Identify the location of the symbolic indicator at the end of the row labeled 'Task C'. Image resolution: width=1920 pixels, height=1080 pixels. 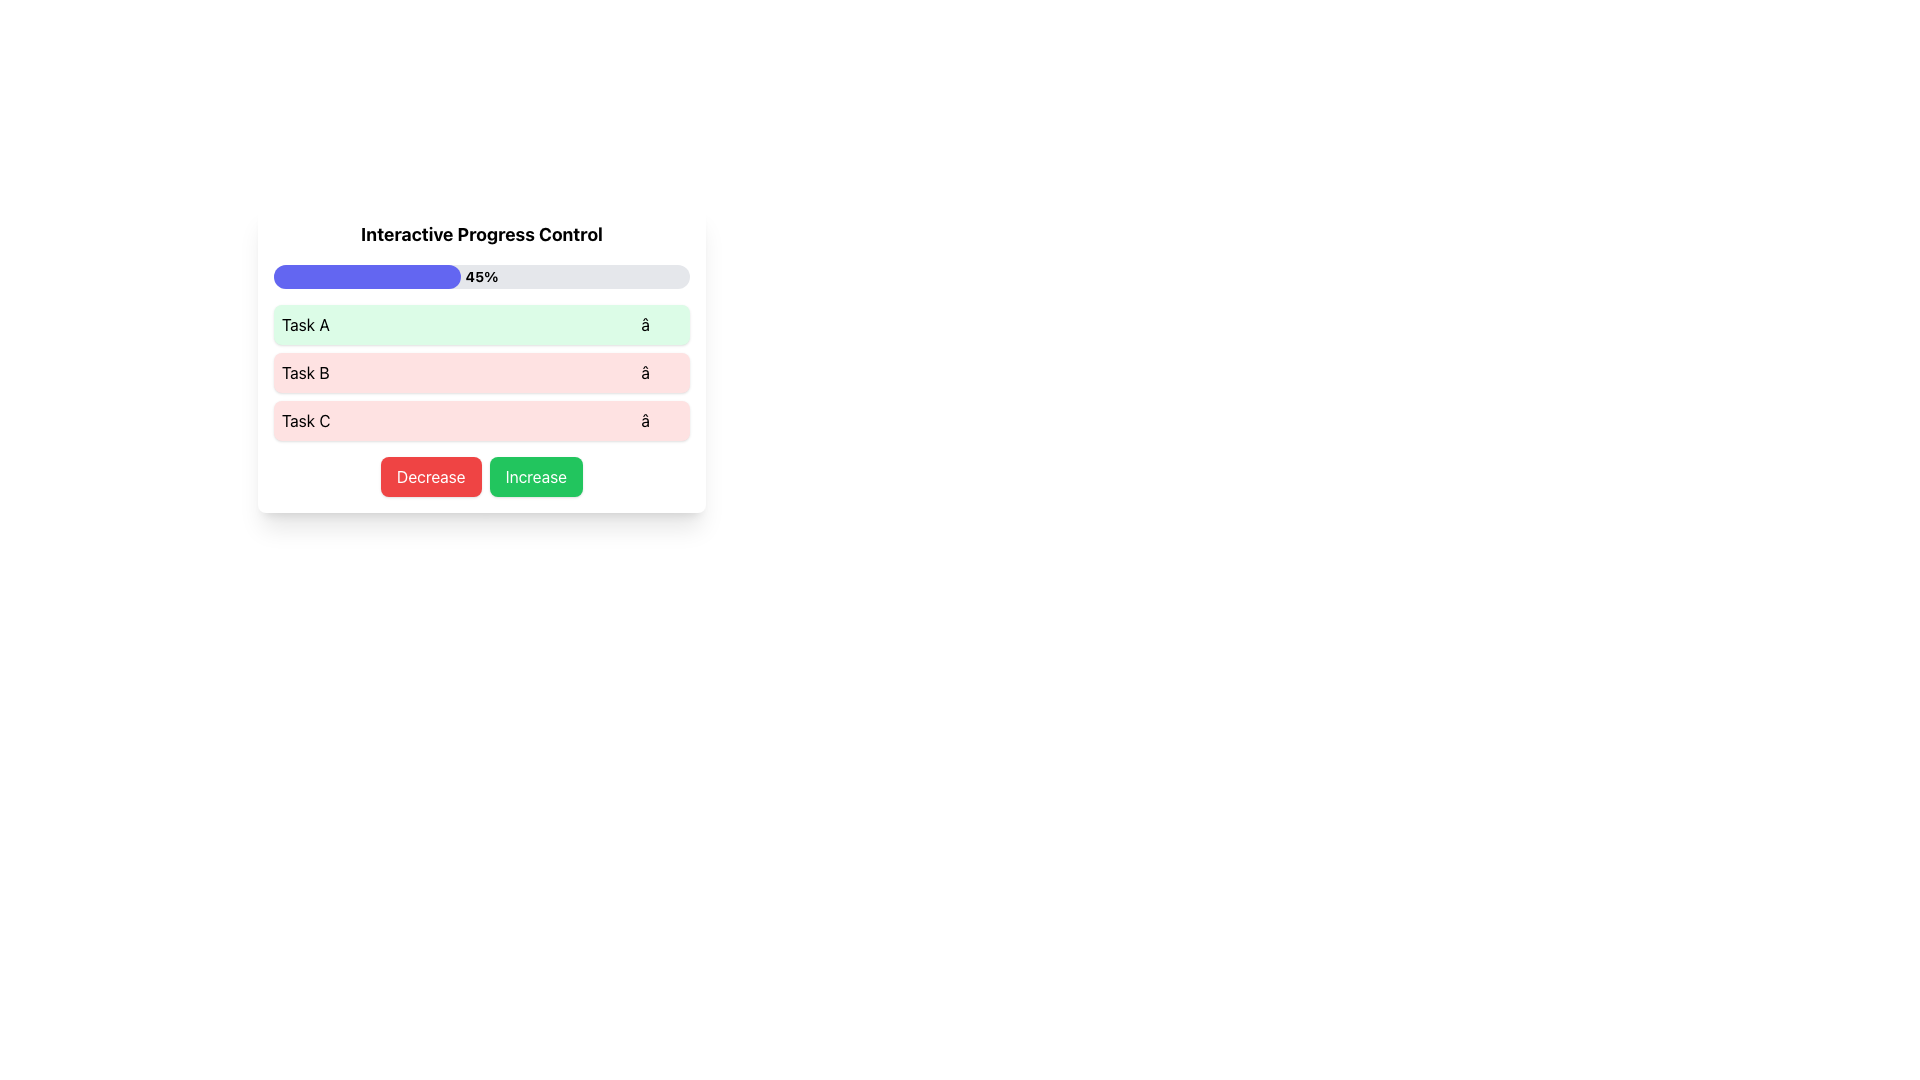
(661, 419).